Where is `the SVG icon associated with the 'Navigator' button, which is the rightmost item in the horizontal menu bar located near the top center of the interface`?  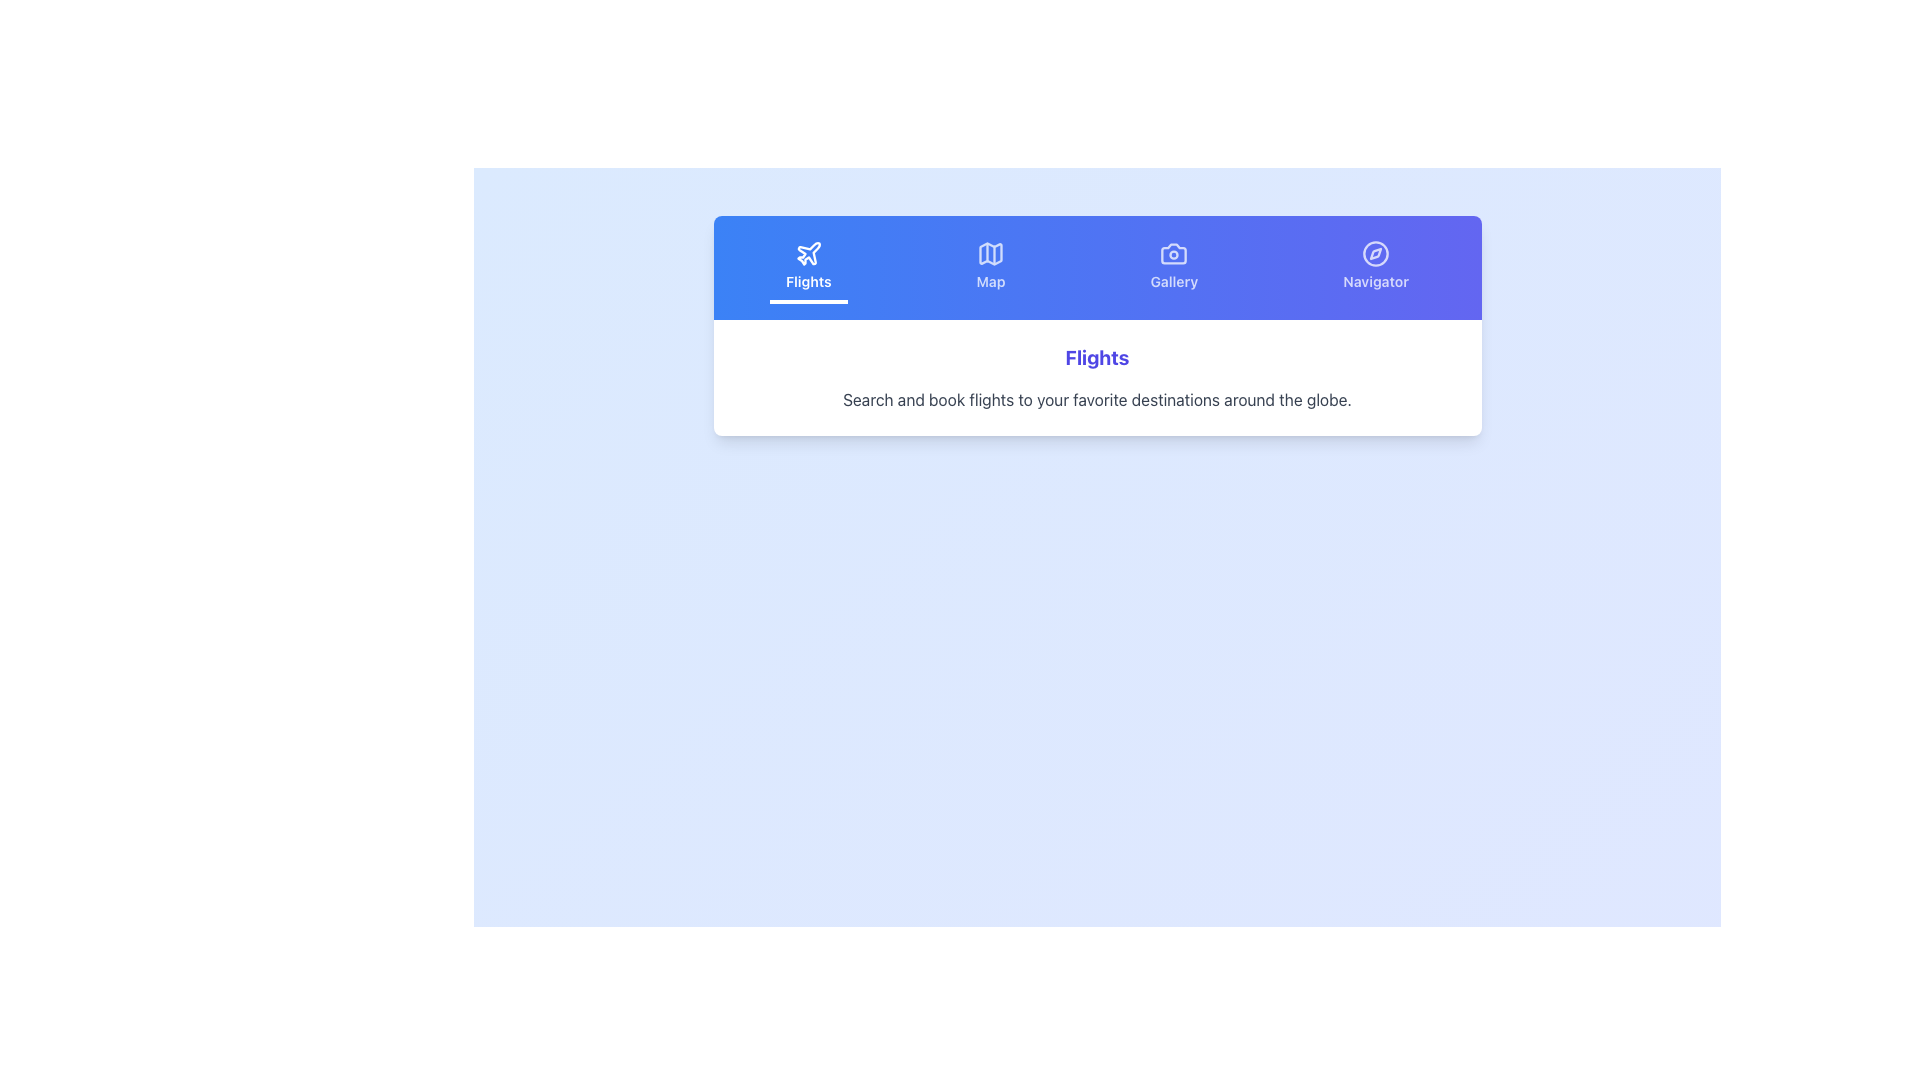 the SVG icon associated with the 'Navigator' button, which is the rightmost item in the horizontal menu bar located near the top center of the interface is located at coordinates (1375, 253).